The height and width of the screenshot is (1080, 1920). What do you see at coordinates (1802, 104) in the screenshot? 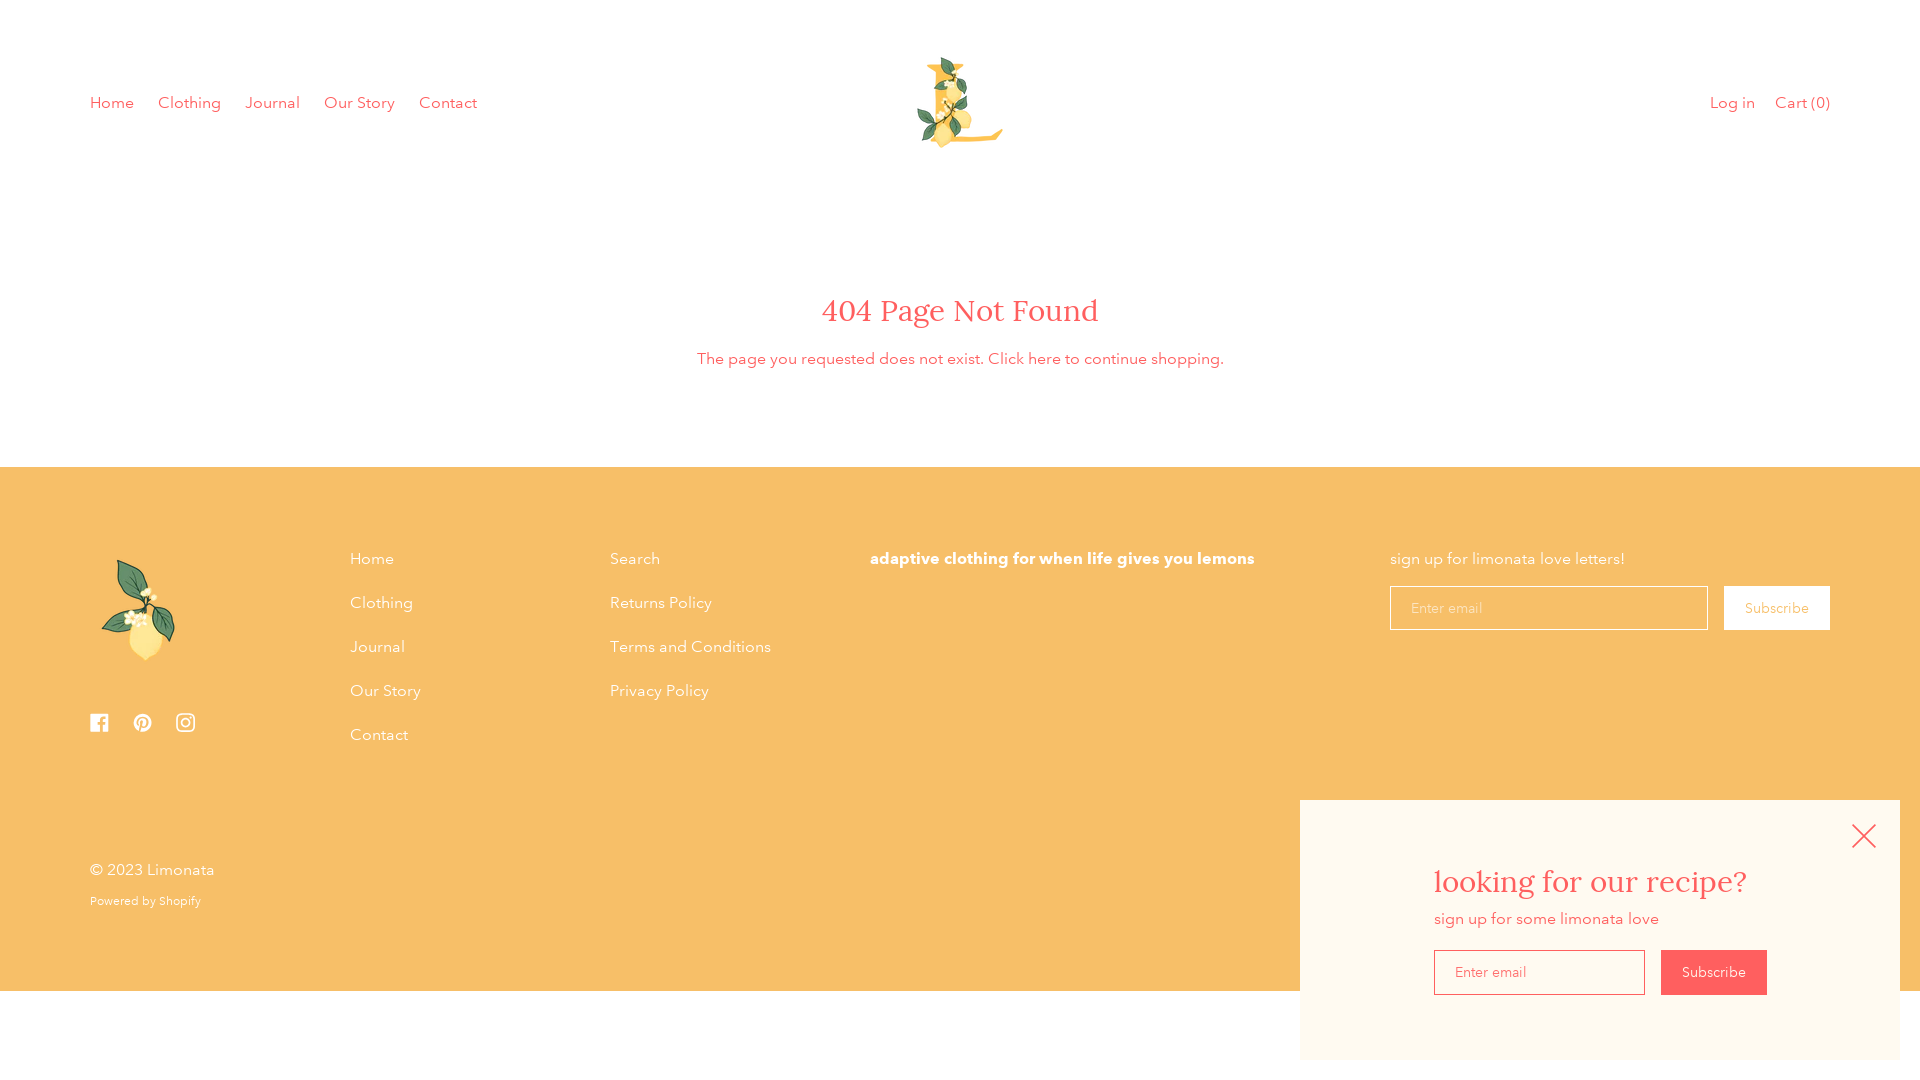
I see `'Cart (0)'` at bounding box center [1802, 104].